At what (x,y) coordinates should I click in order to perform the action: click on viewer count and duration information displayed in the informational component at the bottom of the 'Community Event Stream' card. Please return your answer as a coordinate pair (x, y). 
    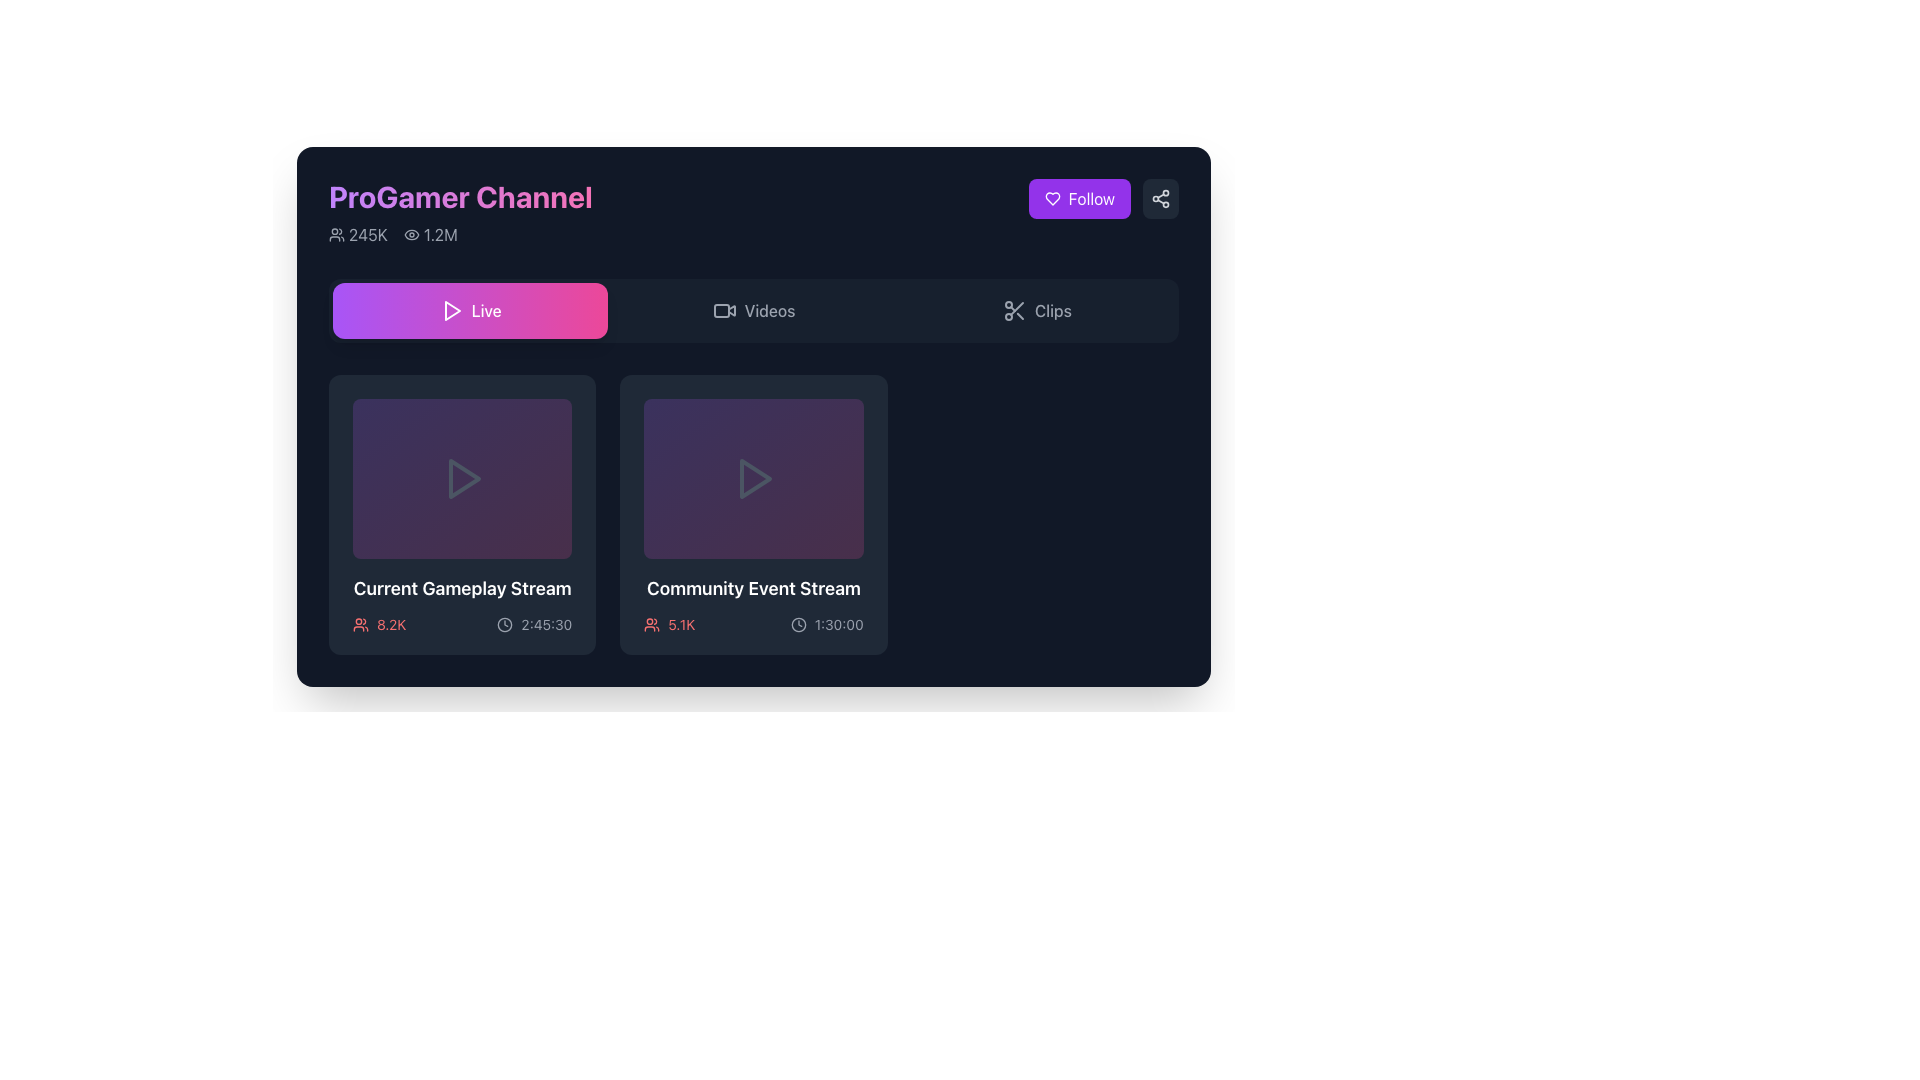
    Looking at the image, I should click on (752, 623).